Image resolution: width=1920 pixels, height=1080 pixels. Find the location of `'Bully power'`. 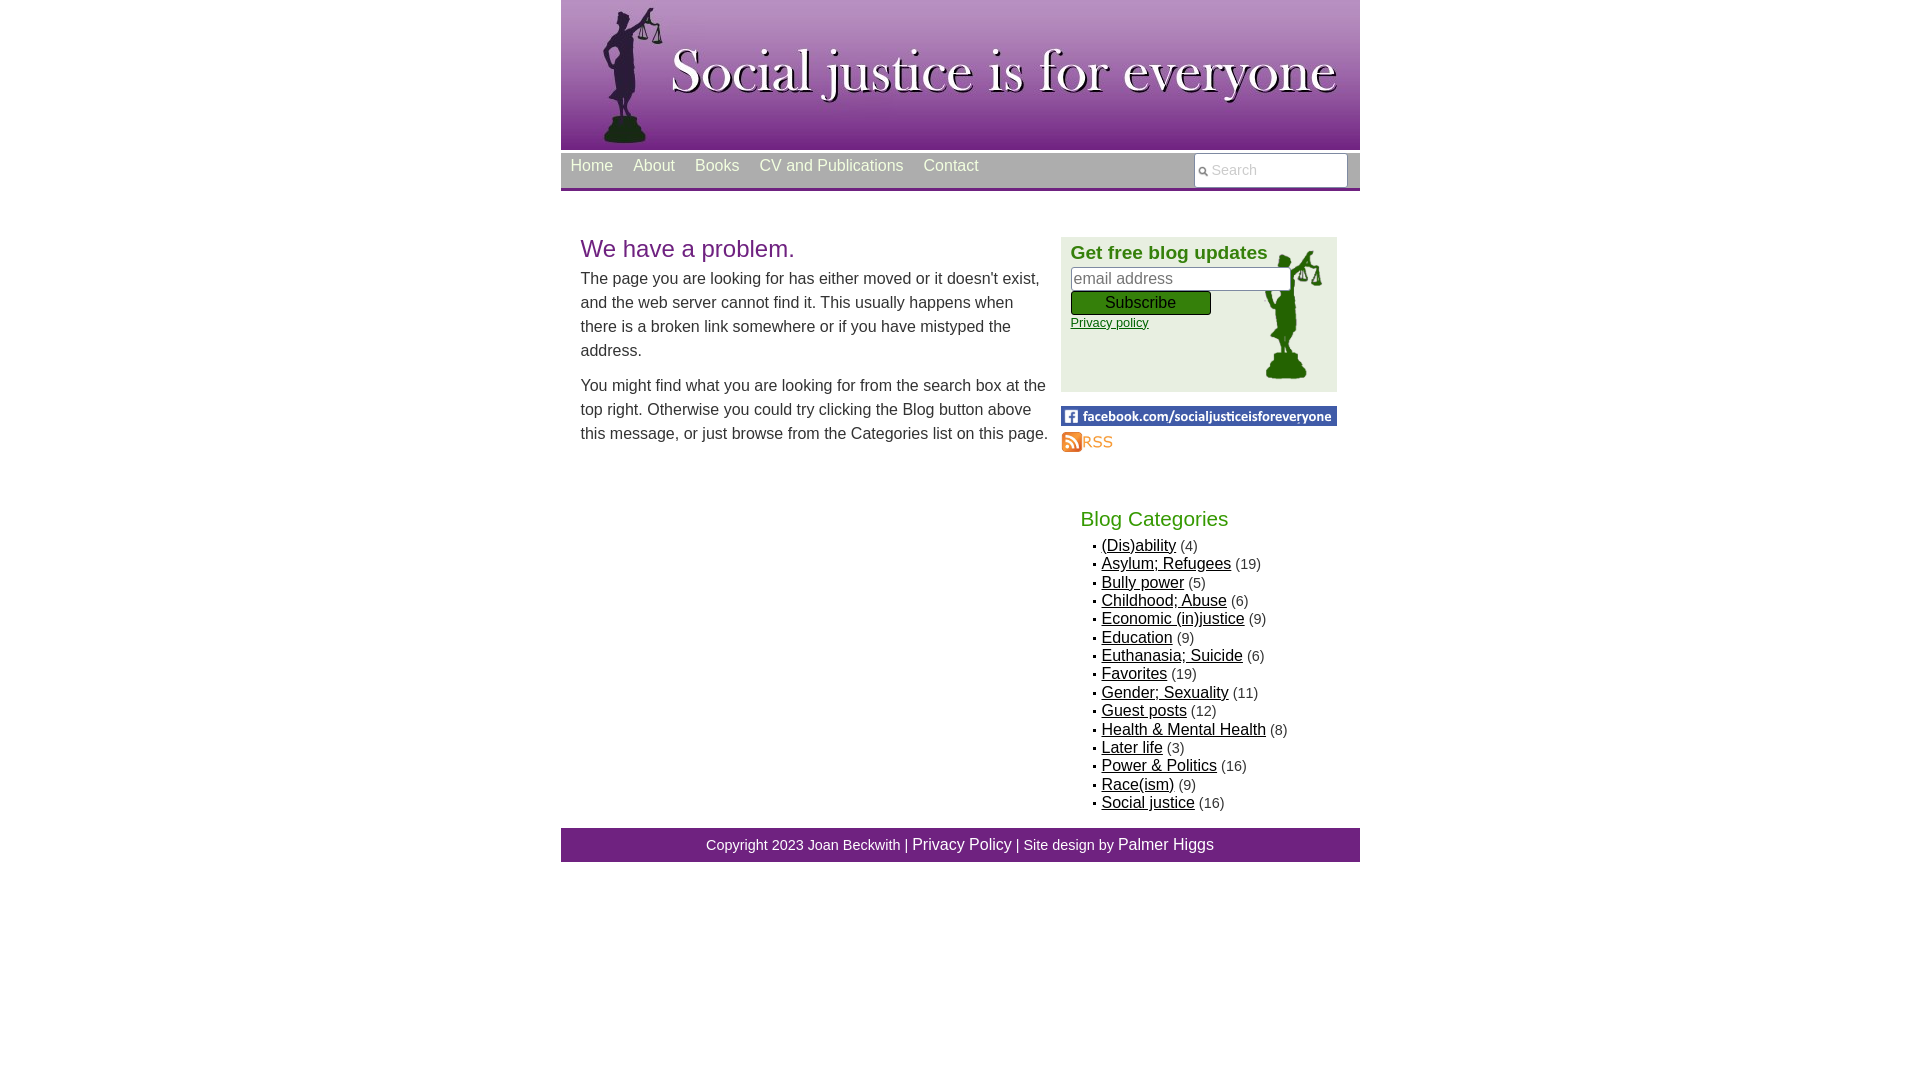

'Bully power' is located at coordinates (1143, 582).